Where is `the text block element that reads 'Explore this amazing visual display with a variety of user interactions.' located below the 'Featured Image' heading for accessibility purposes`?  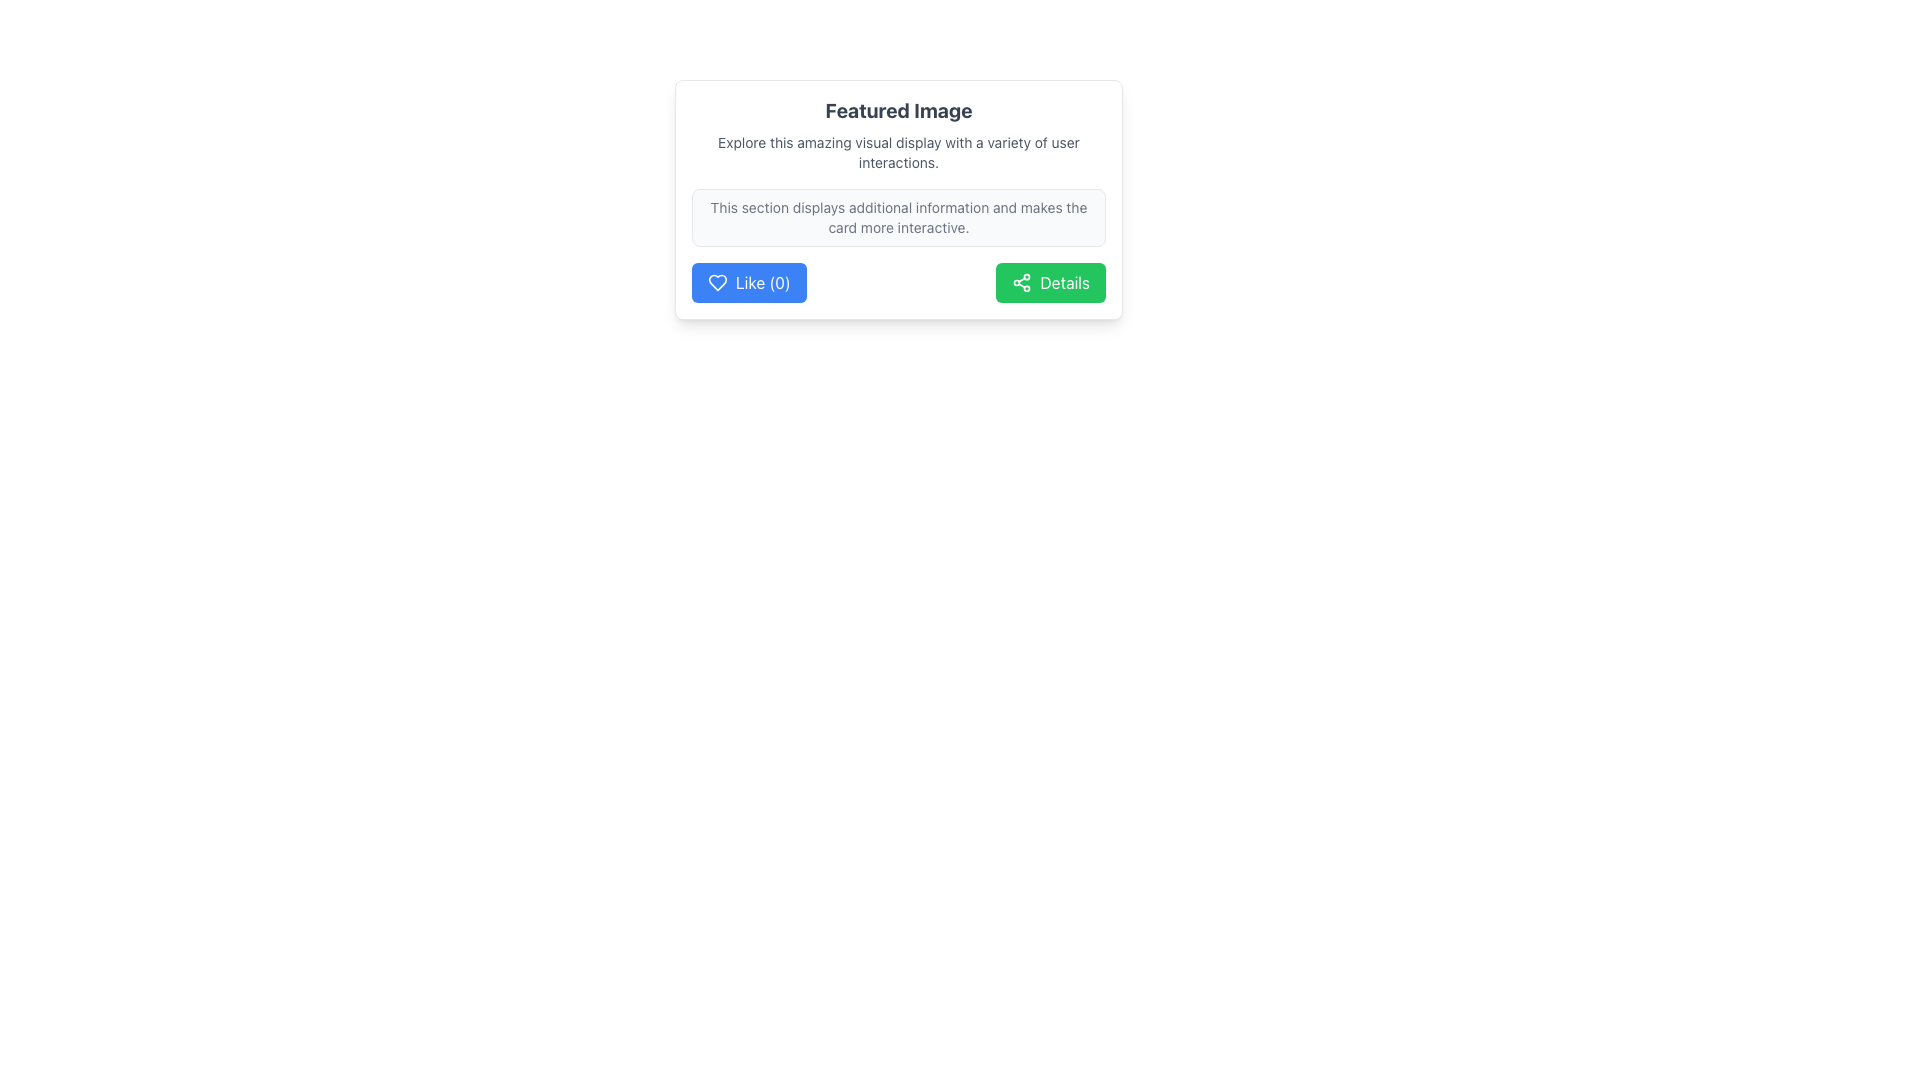
the text block element that reads 'Explore this amazing visual display with a variety of user interactions.' located below the 'Featured Image' heading for accessibility purposes is located at coordinates (897, 152).